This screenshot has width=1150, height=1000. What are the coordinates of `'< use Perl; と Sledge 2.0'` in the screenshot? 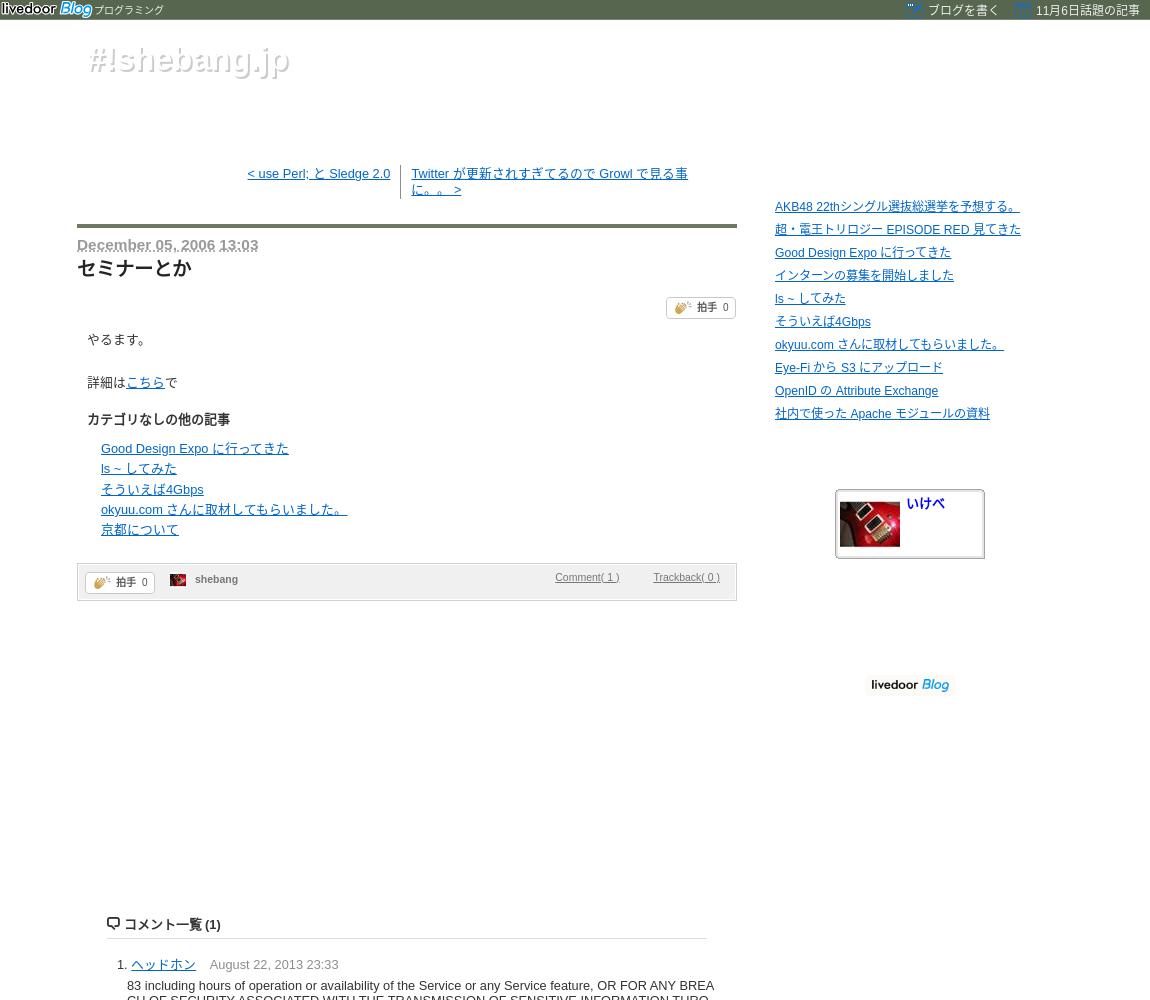 It's located at (318, 173).